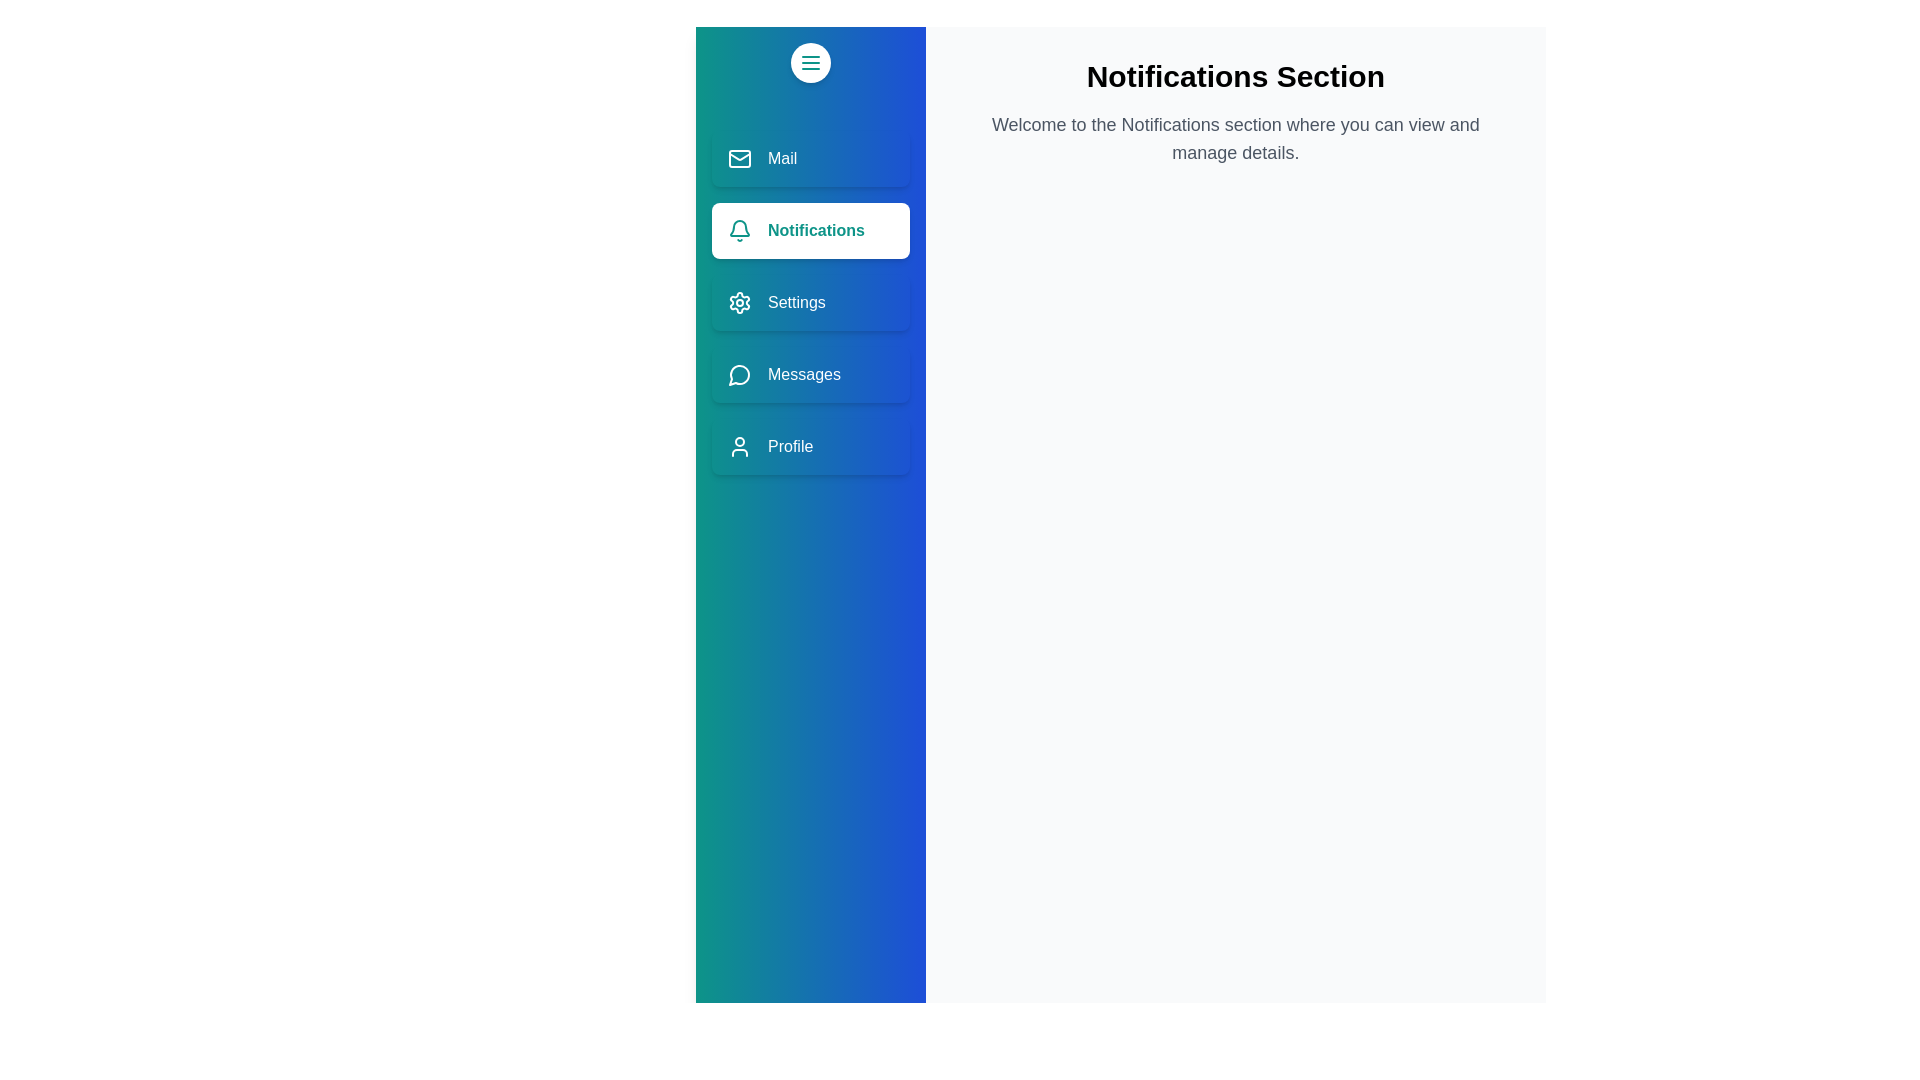  Describe the element at coordinates (810, 157) in the screenshot. I see `the section Mail from the sidebar` at that location.